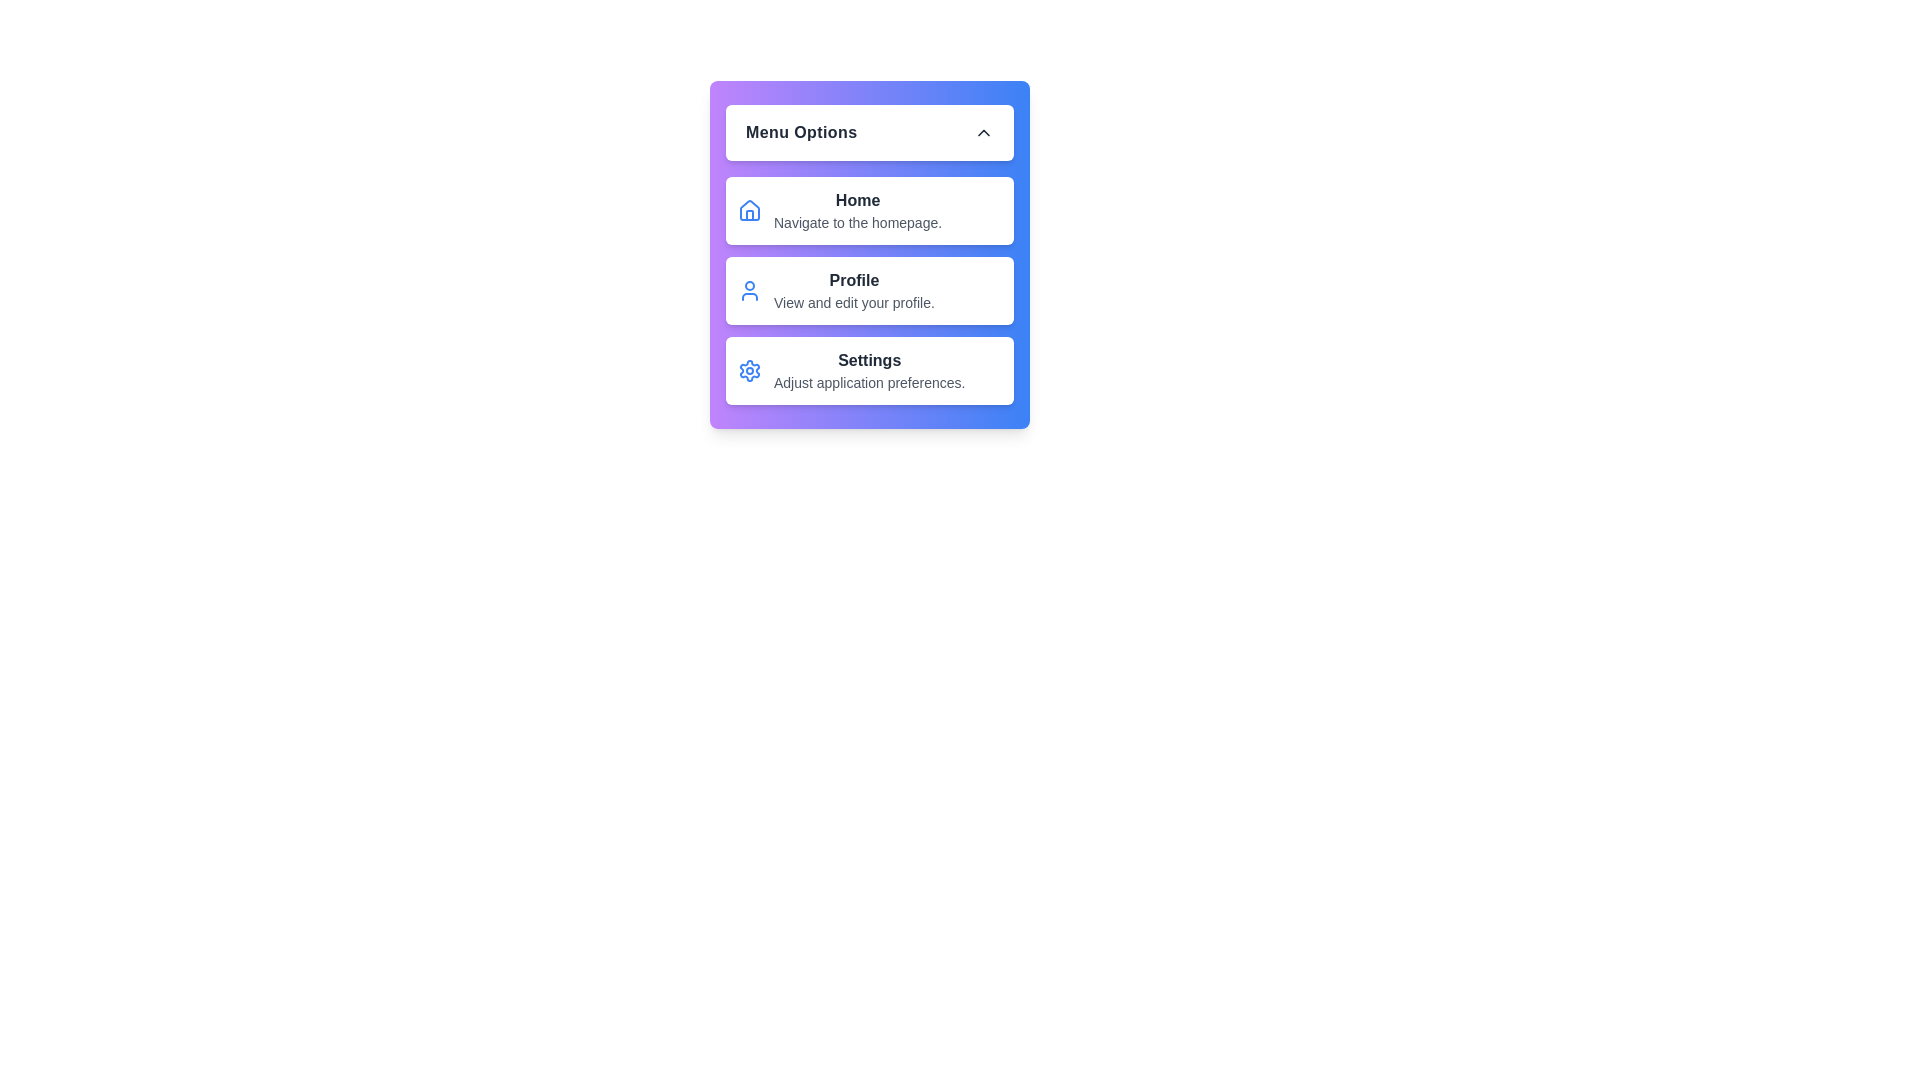 Image resolution: width=1920 pixels, height=1080 pixels. I want to click on the menu item labeled Settings to trigger its action, so click(869, 370).